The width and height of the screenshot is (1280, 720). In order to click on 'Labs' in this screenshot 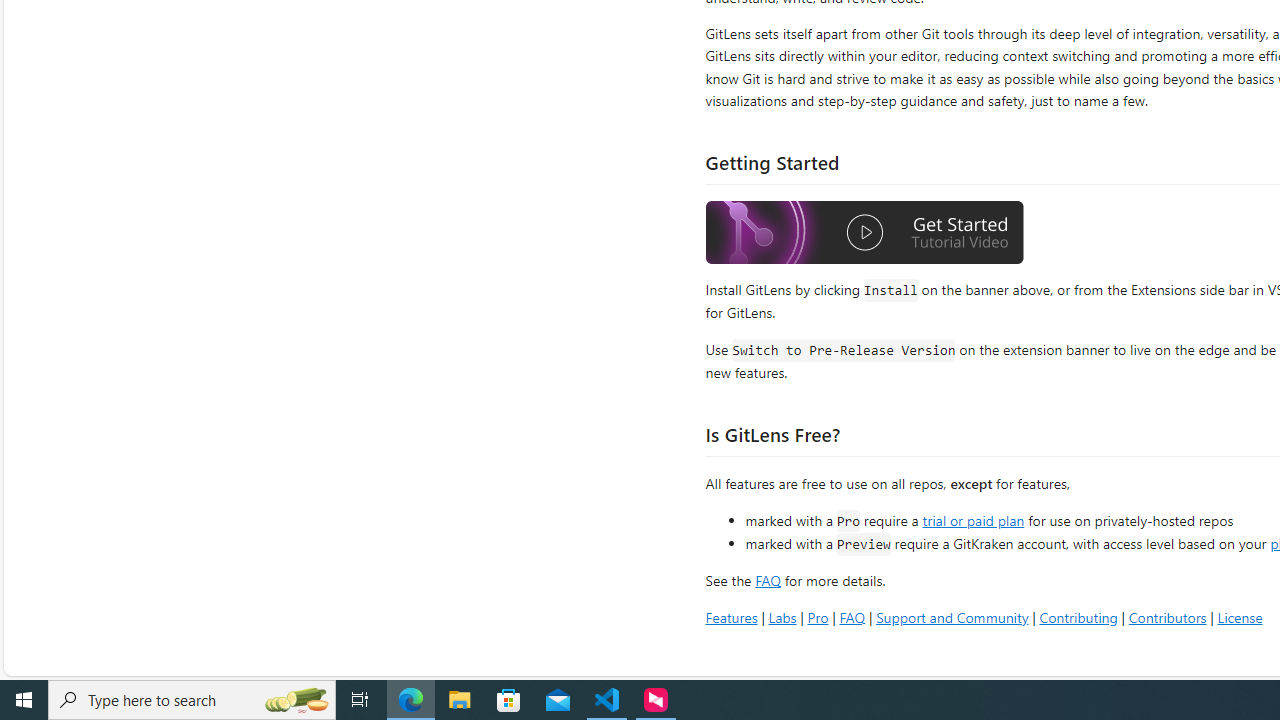, I will do `click(781, 616)`.